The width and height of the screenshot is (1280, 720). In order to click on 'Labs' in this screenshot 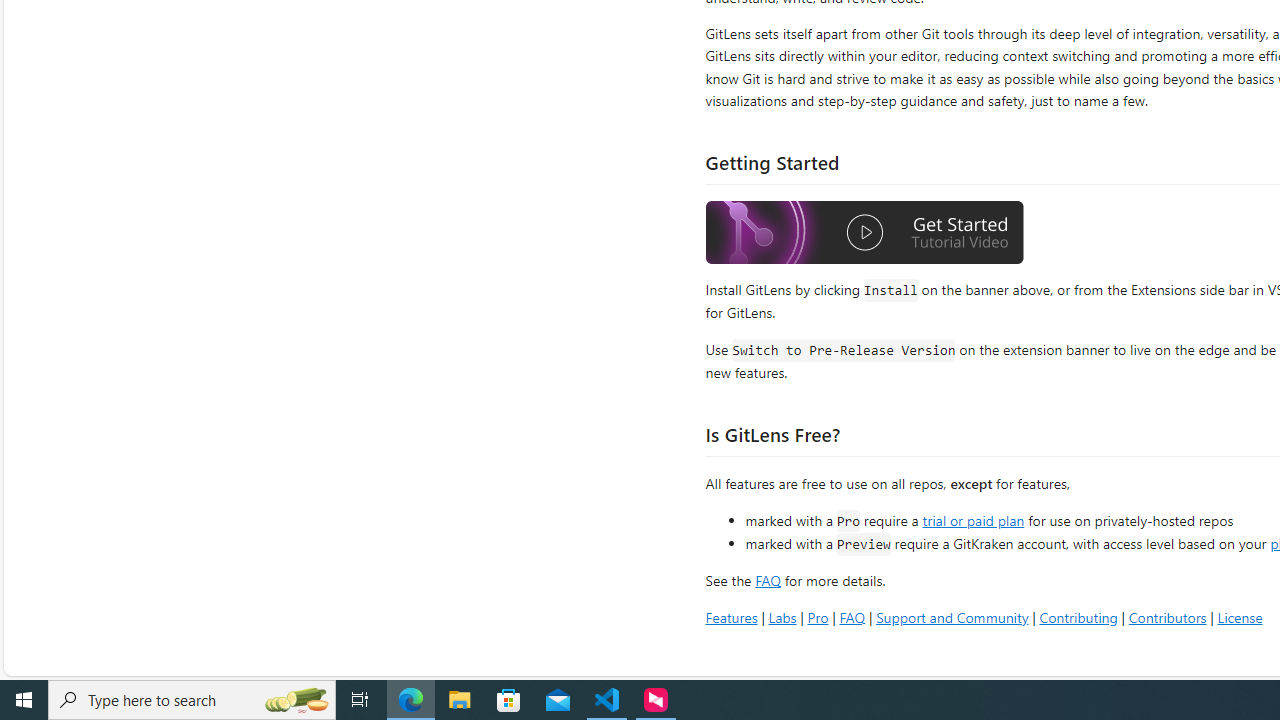, I will do `click(781, 616)`.